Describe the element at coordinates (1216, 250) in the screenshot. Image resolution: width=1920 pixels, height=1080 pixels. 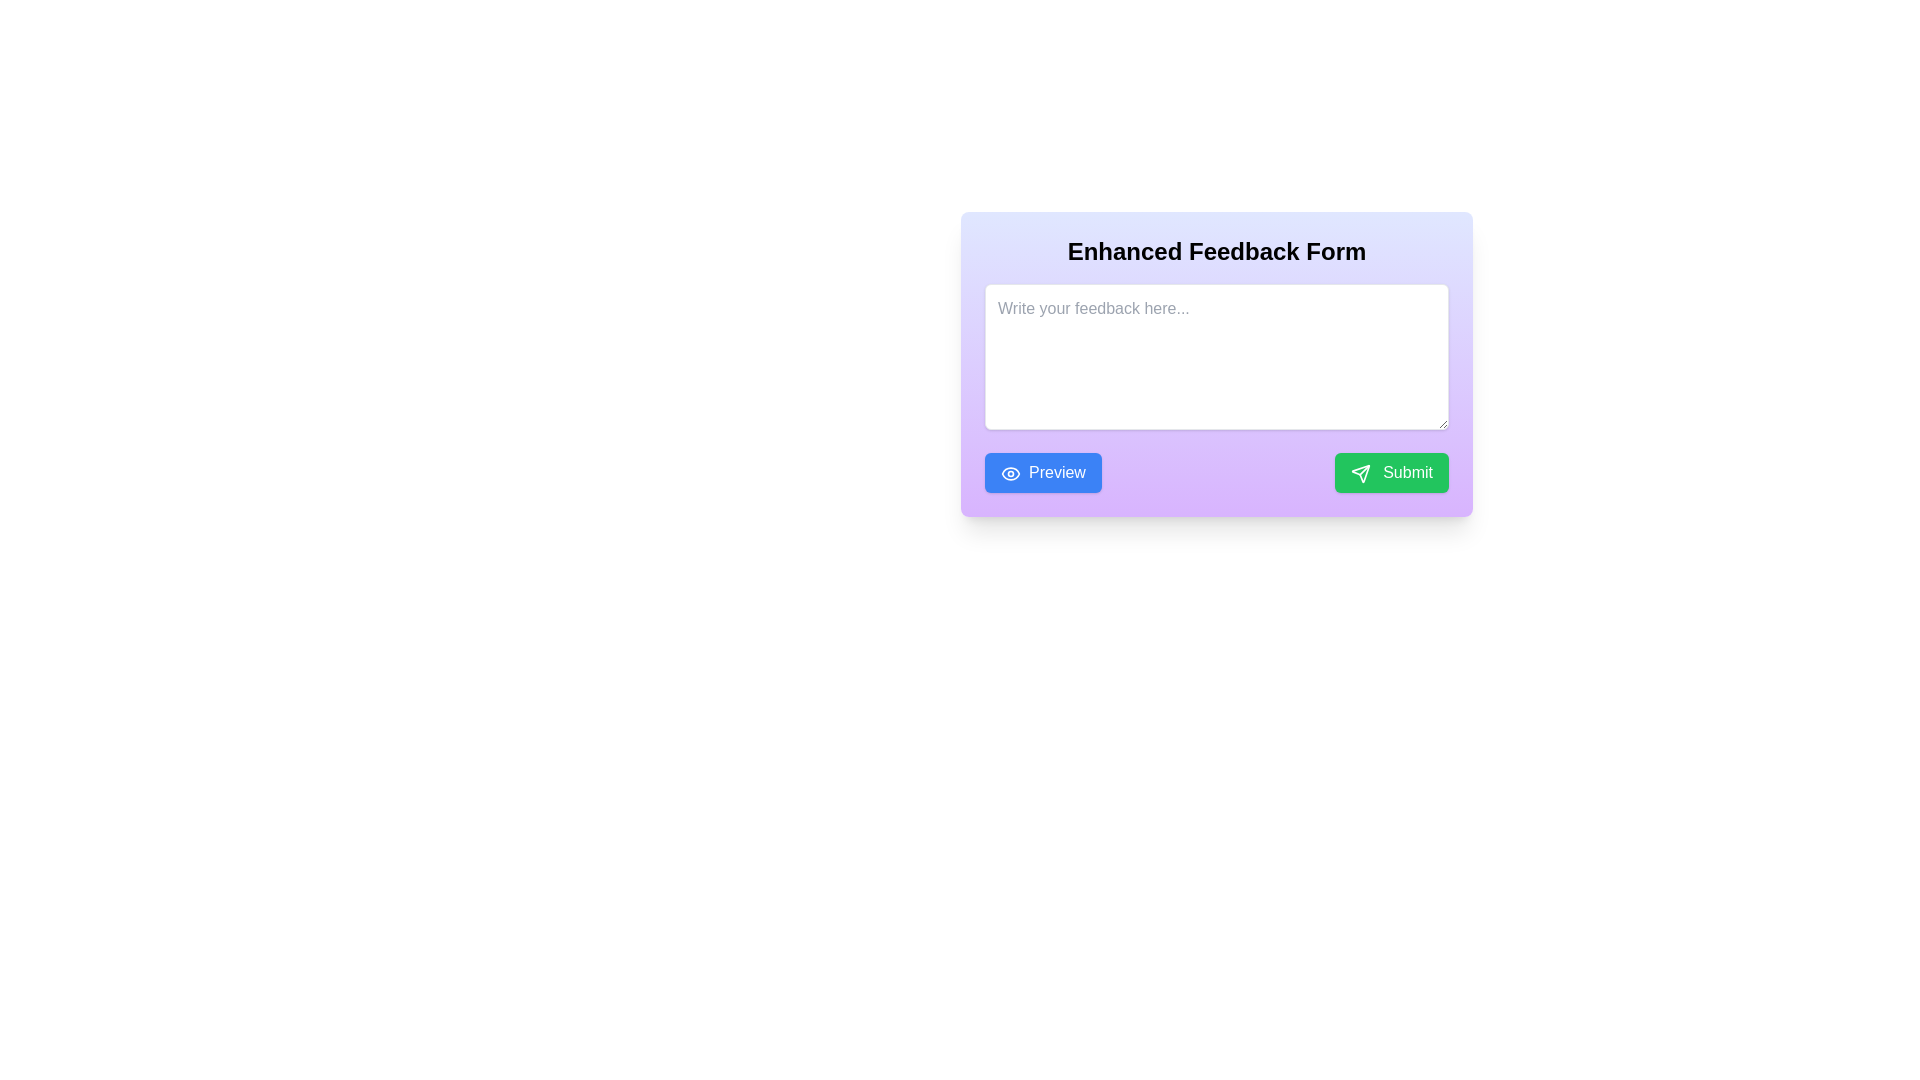
I see `the static text heading at the top of the feedback form, which serves as the title and context for the form` at that location.